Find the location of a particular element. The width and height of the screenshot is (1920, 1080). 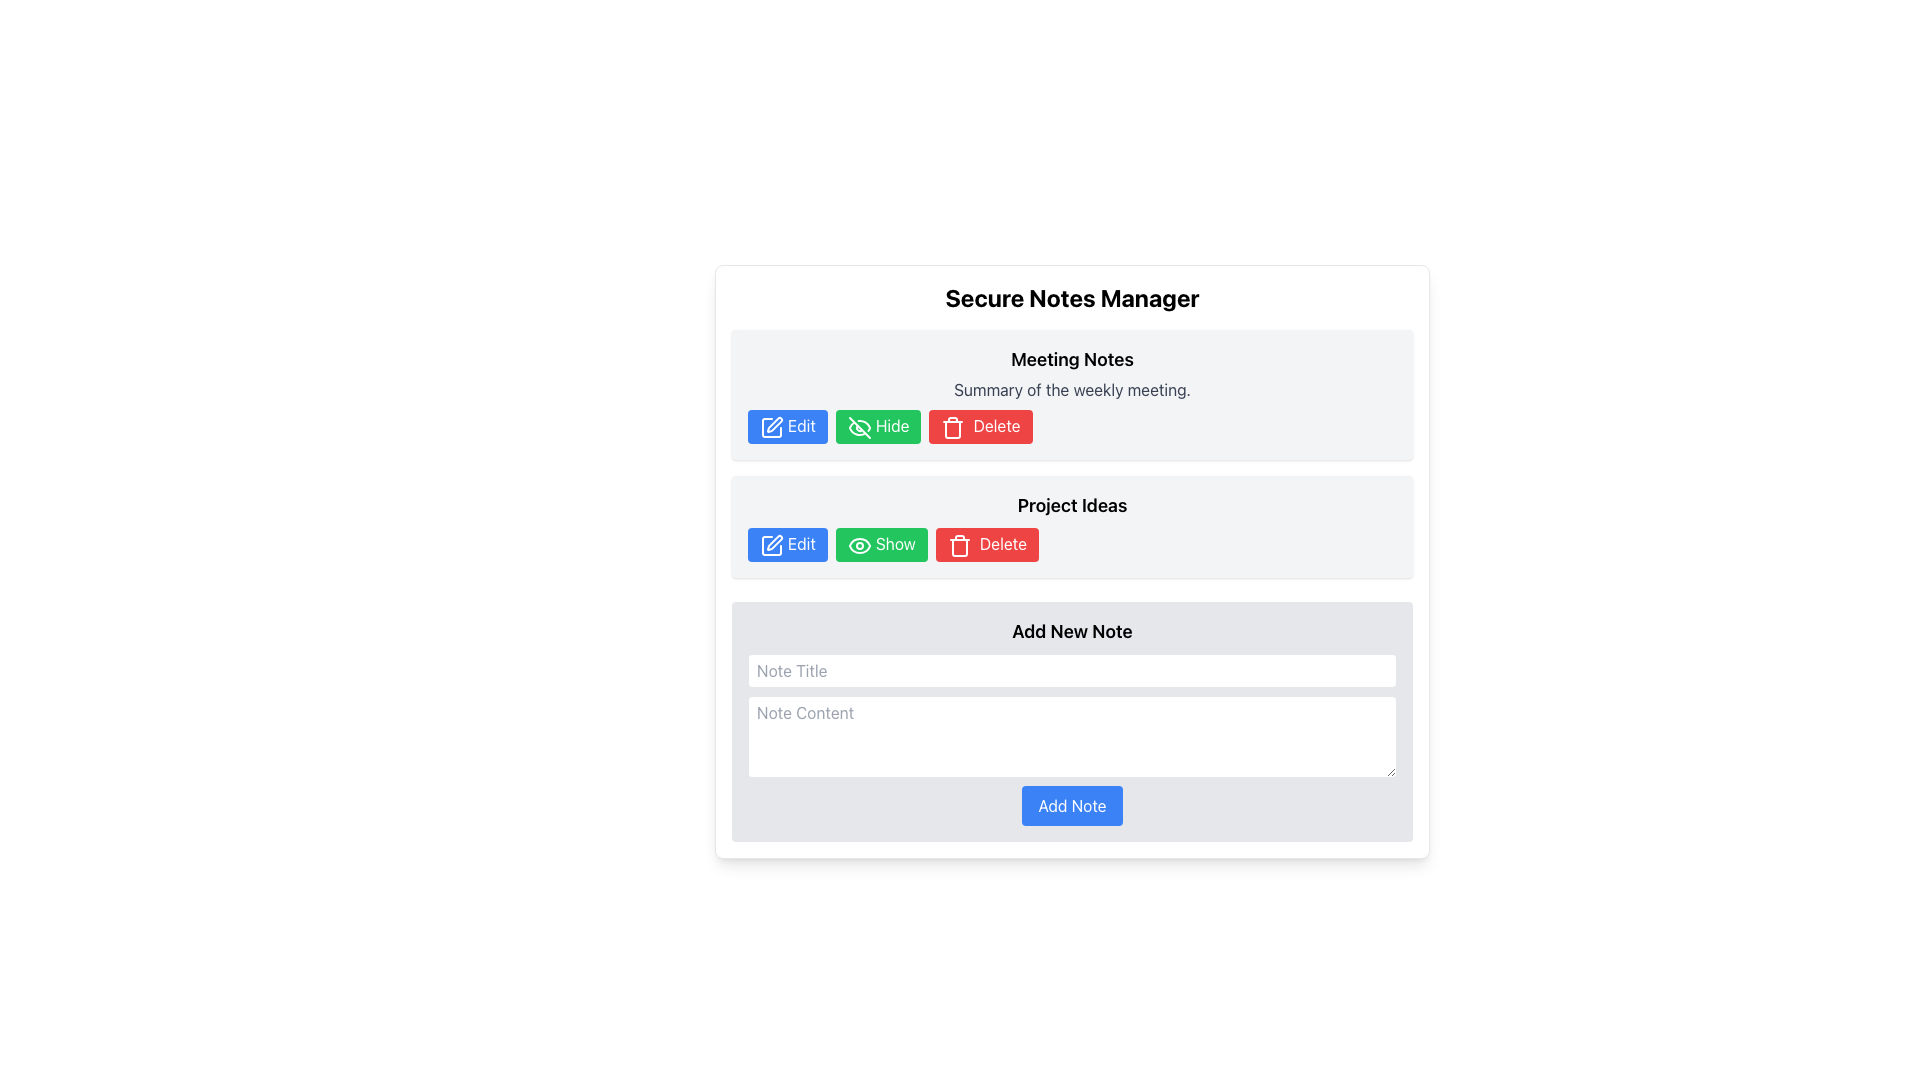

the 'Delete' button with a red background, white text, and a trash can logo is located at coordinates (980, 425).